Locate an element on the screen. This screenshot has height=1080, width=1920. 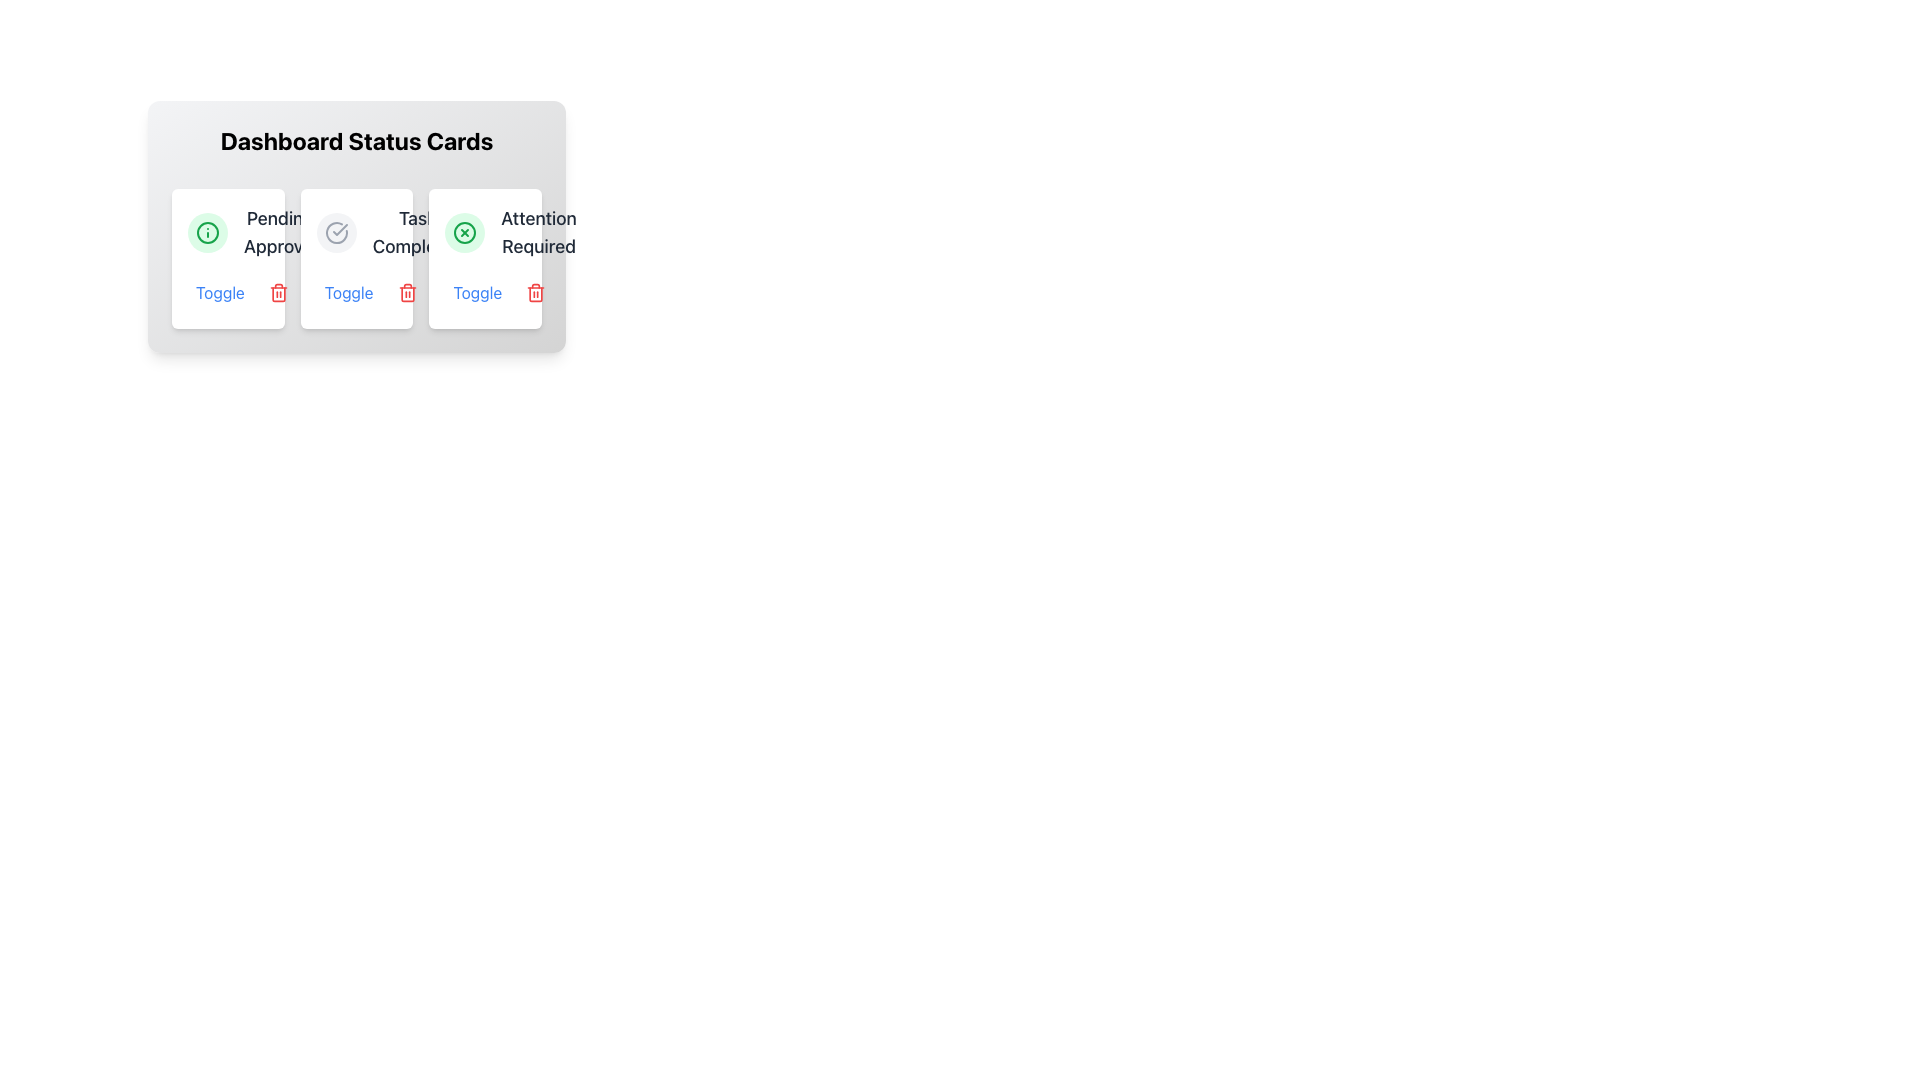
the 'Pending Approval' label, which is styled in a large bold font and is part of a status card, positioned prominently within the second card from the left is located at coordinates (279, 231).